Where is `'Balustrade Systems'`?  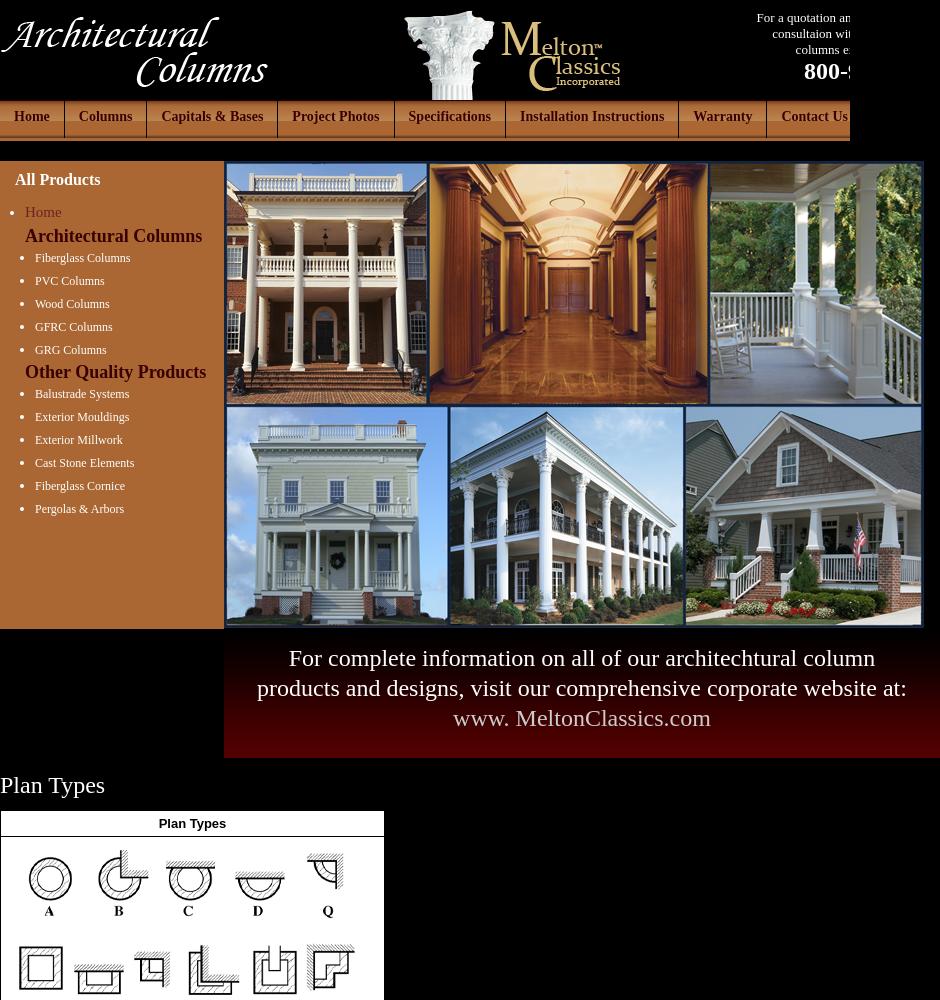
'Balustrade Systems' is located at coordinates (81, 394).